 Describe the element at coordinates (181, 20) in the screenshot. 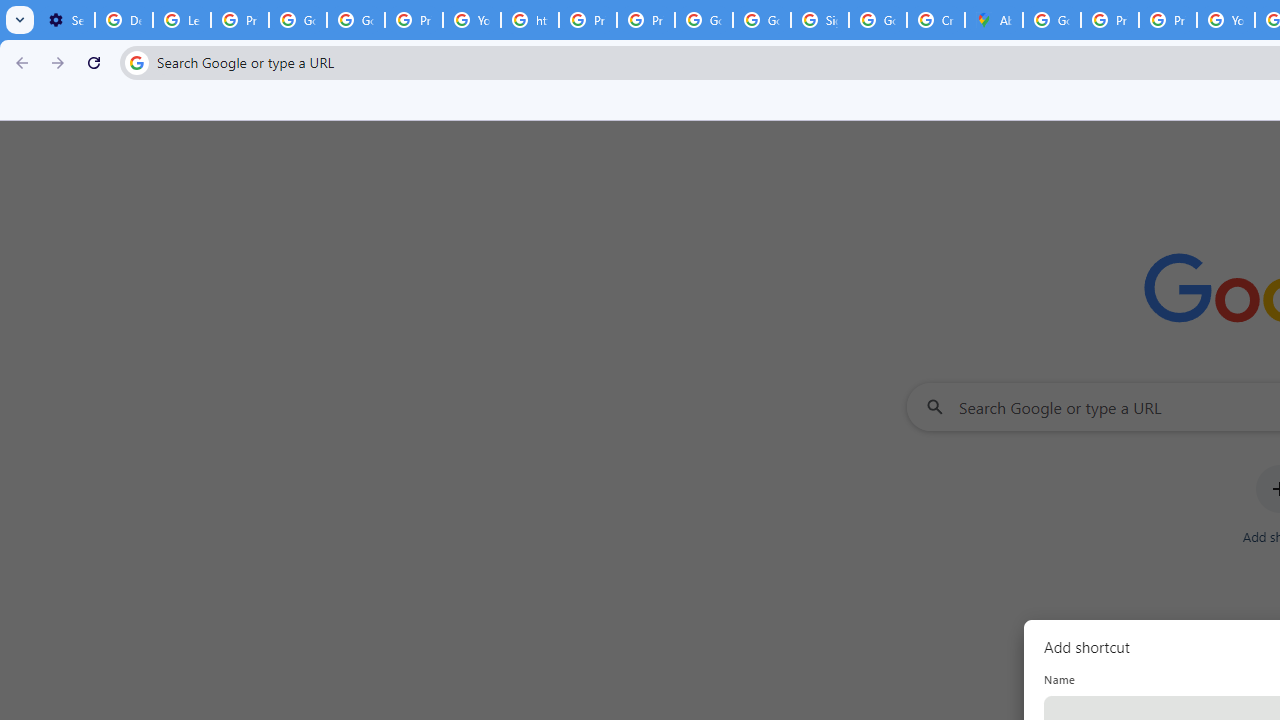

I see `'Learn how to find your photos - Google Photos Help'` at that location.